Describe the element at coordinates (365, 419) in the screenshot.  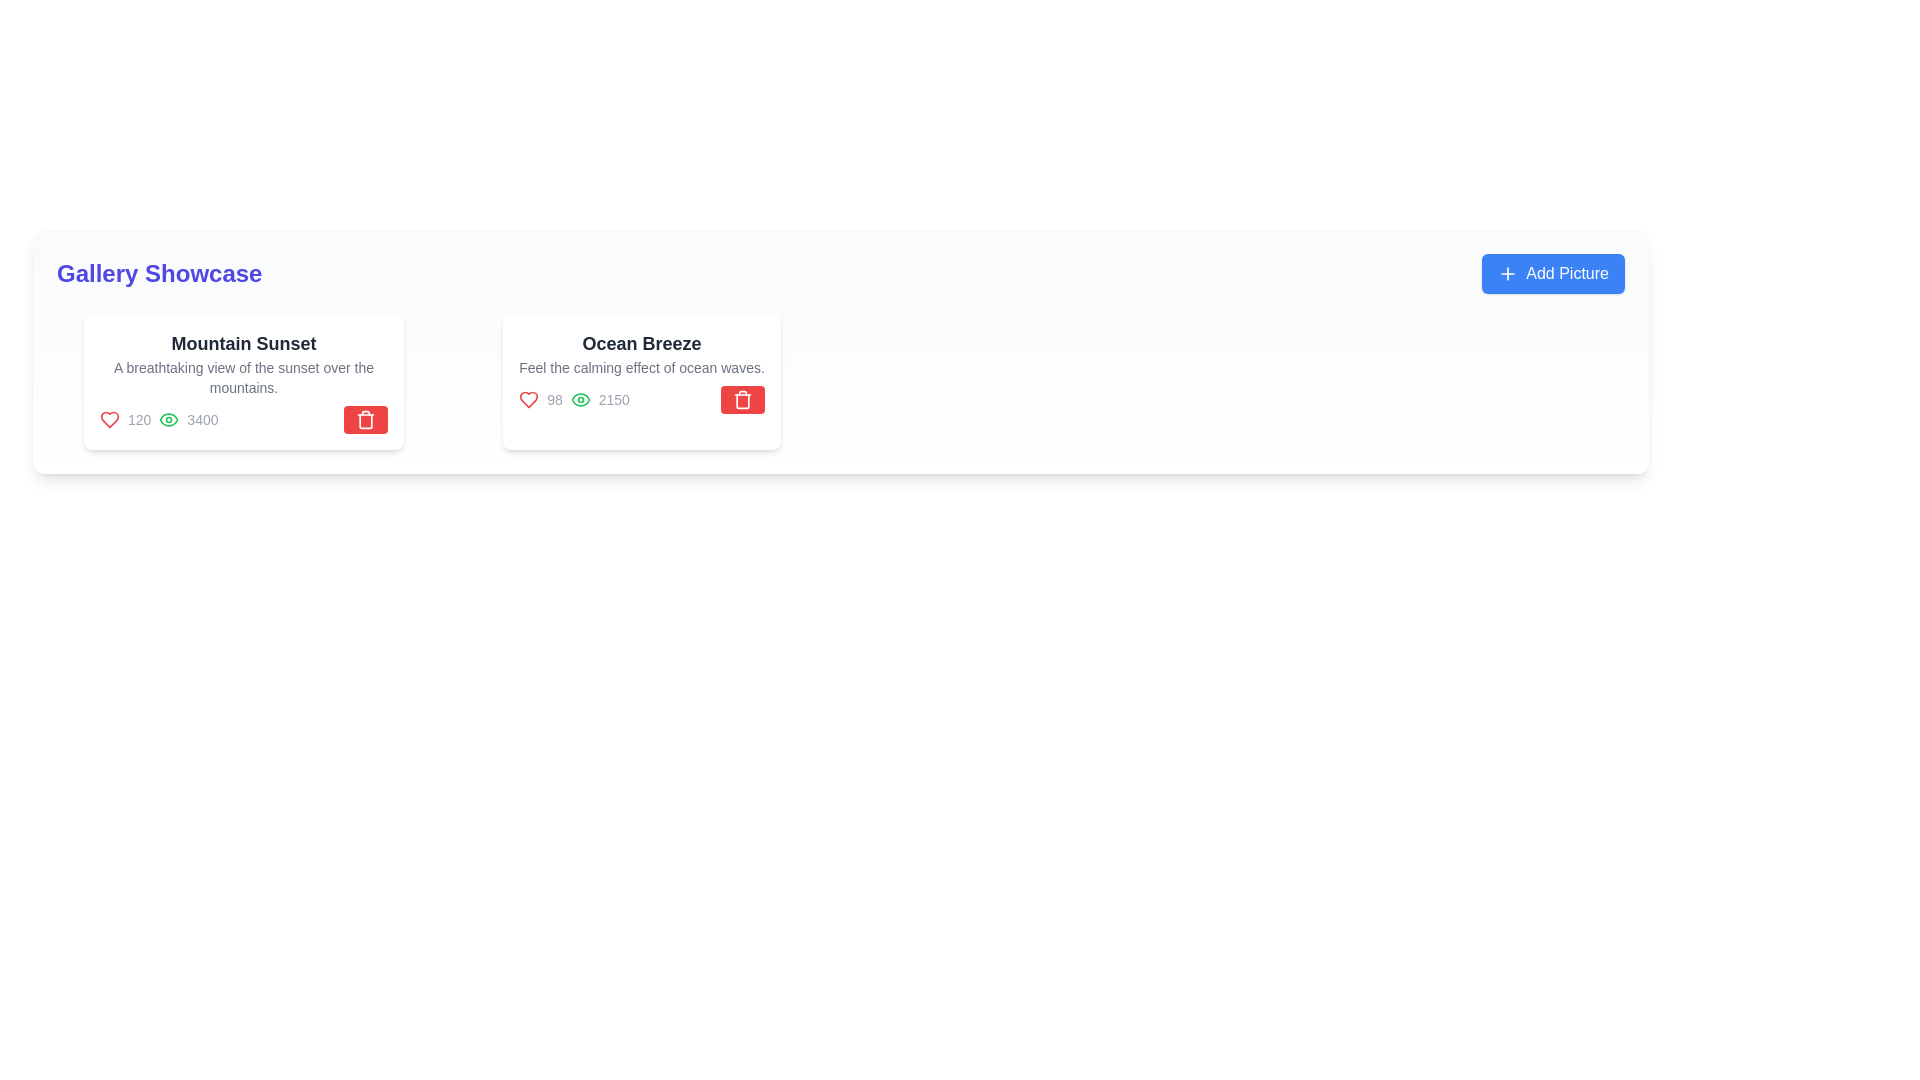
I see `the delete button located at the bottom right of the 'Mountain Sunset' card to observe the hover effect` at that location.